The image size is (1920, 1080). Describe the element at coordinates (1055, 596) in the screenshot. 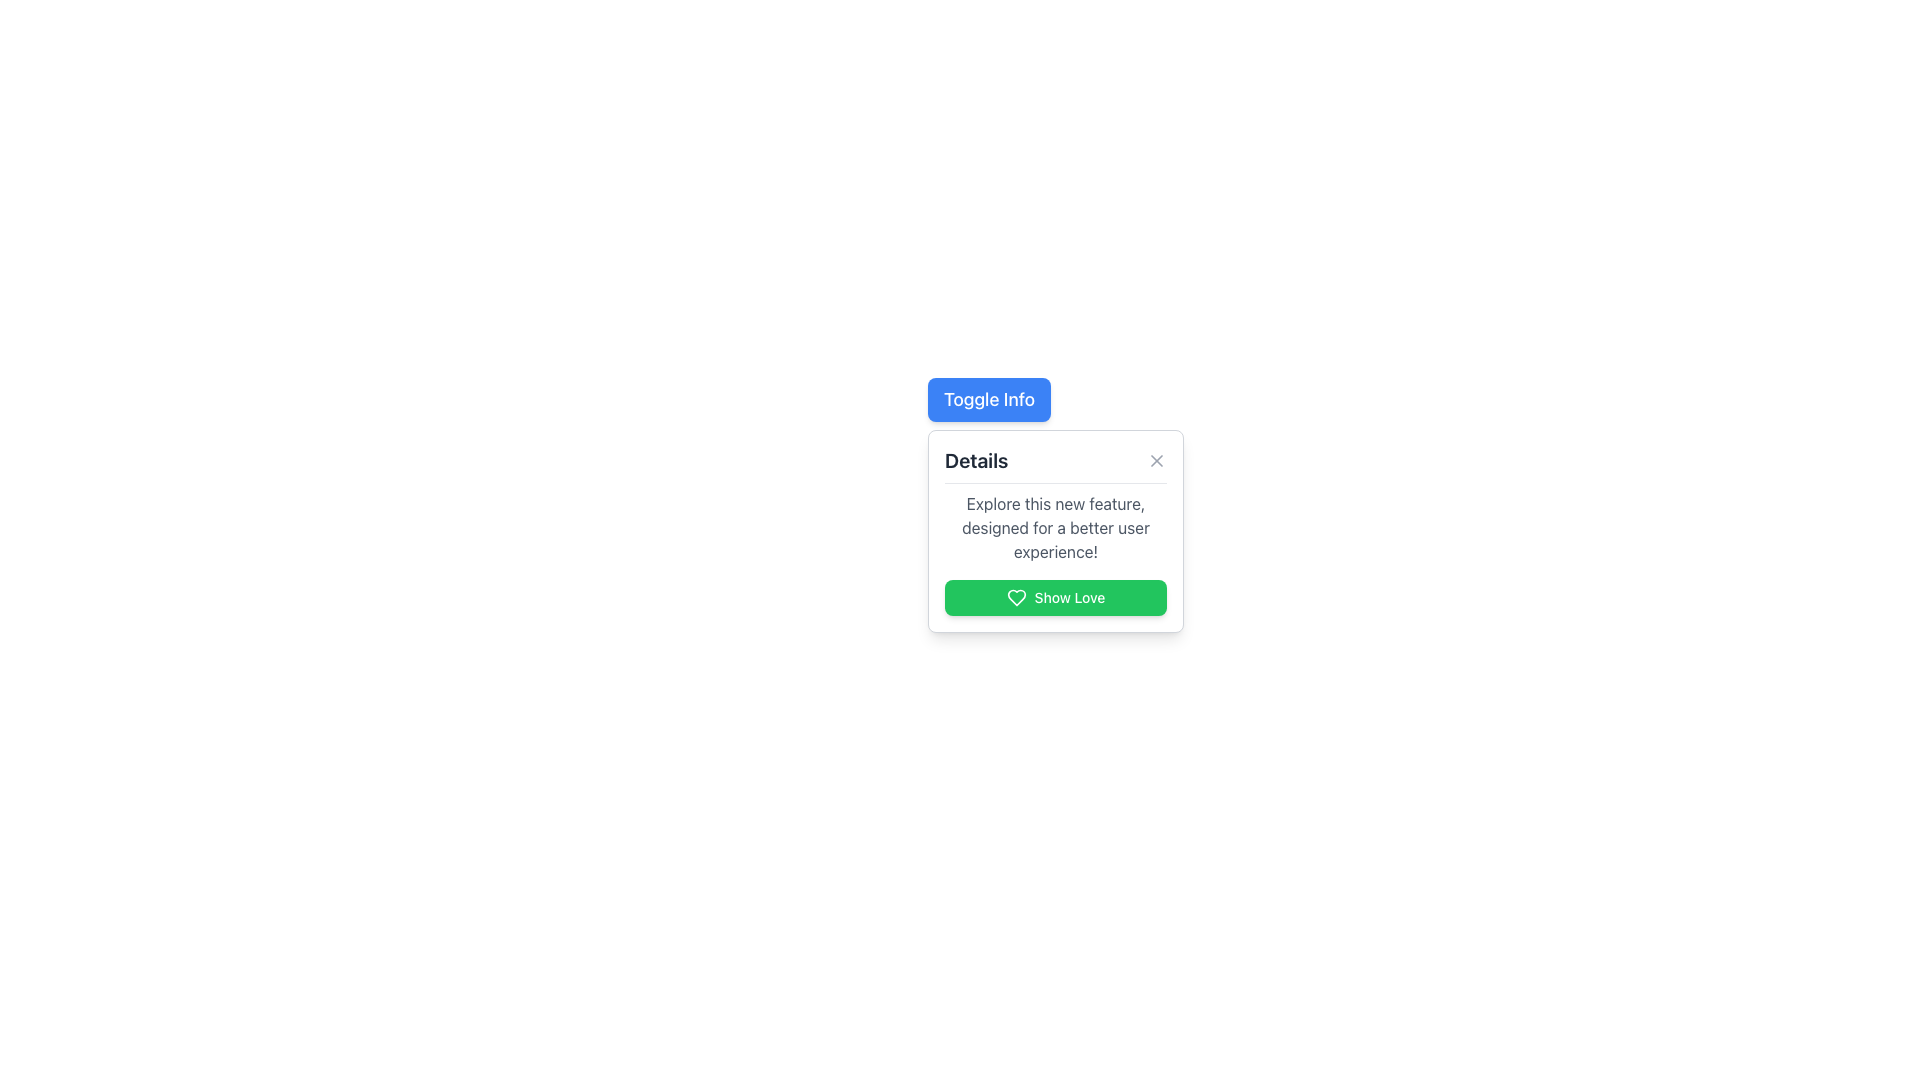

I see `the green button labeled 'Show Love' with a heart icon, located below the text 'Explore this new feature, designed for a better user experience!'` at that location.